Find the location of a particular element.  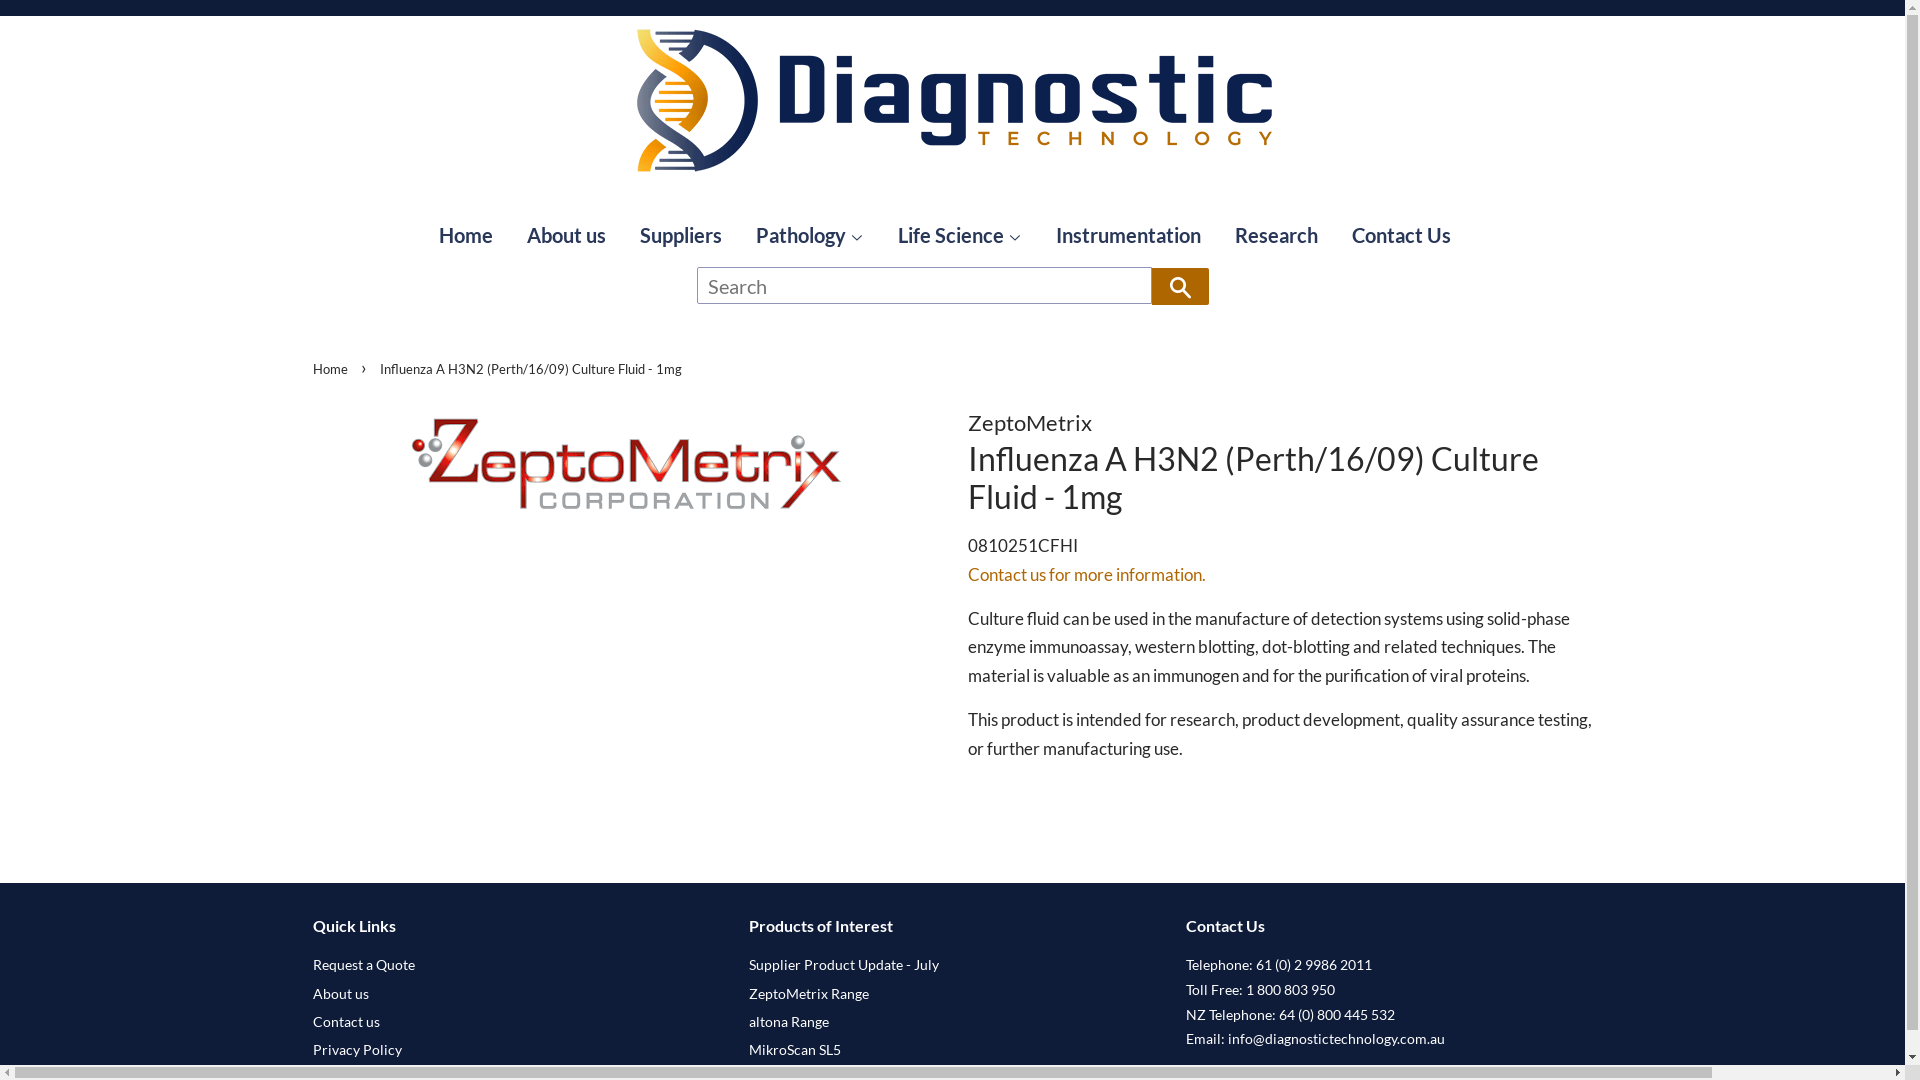

'ZeptoMetrix Range' is located at coordinates (809, 993).